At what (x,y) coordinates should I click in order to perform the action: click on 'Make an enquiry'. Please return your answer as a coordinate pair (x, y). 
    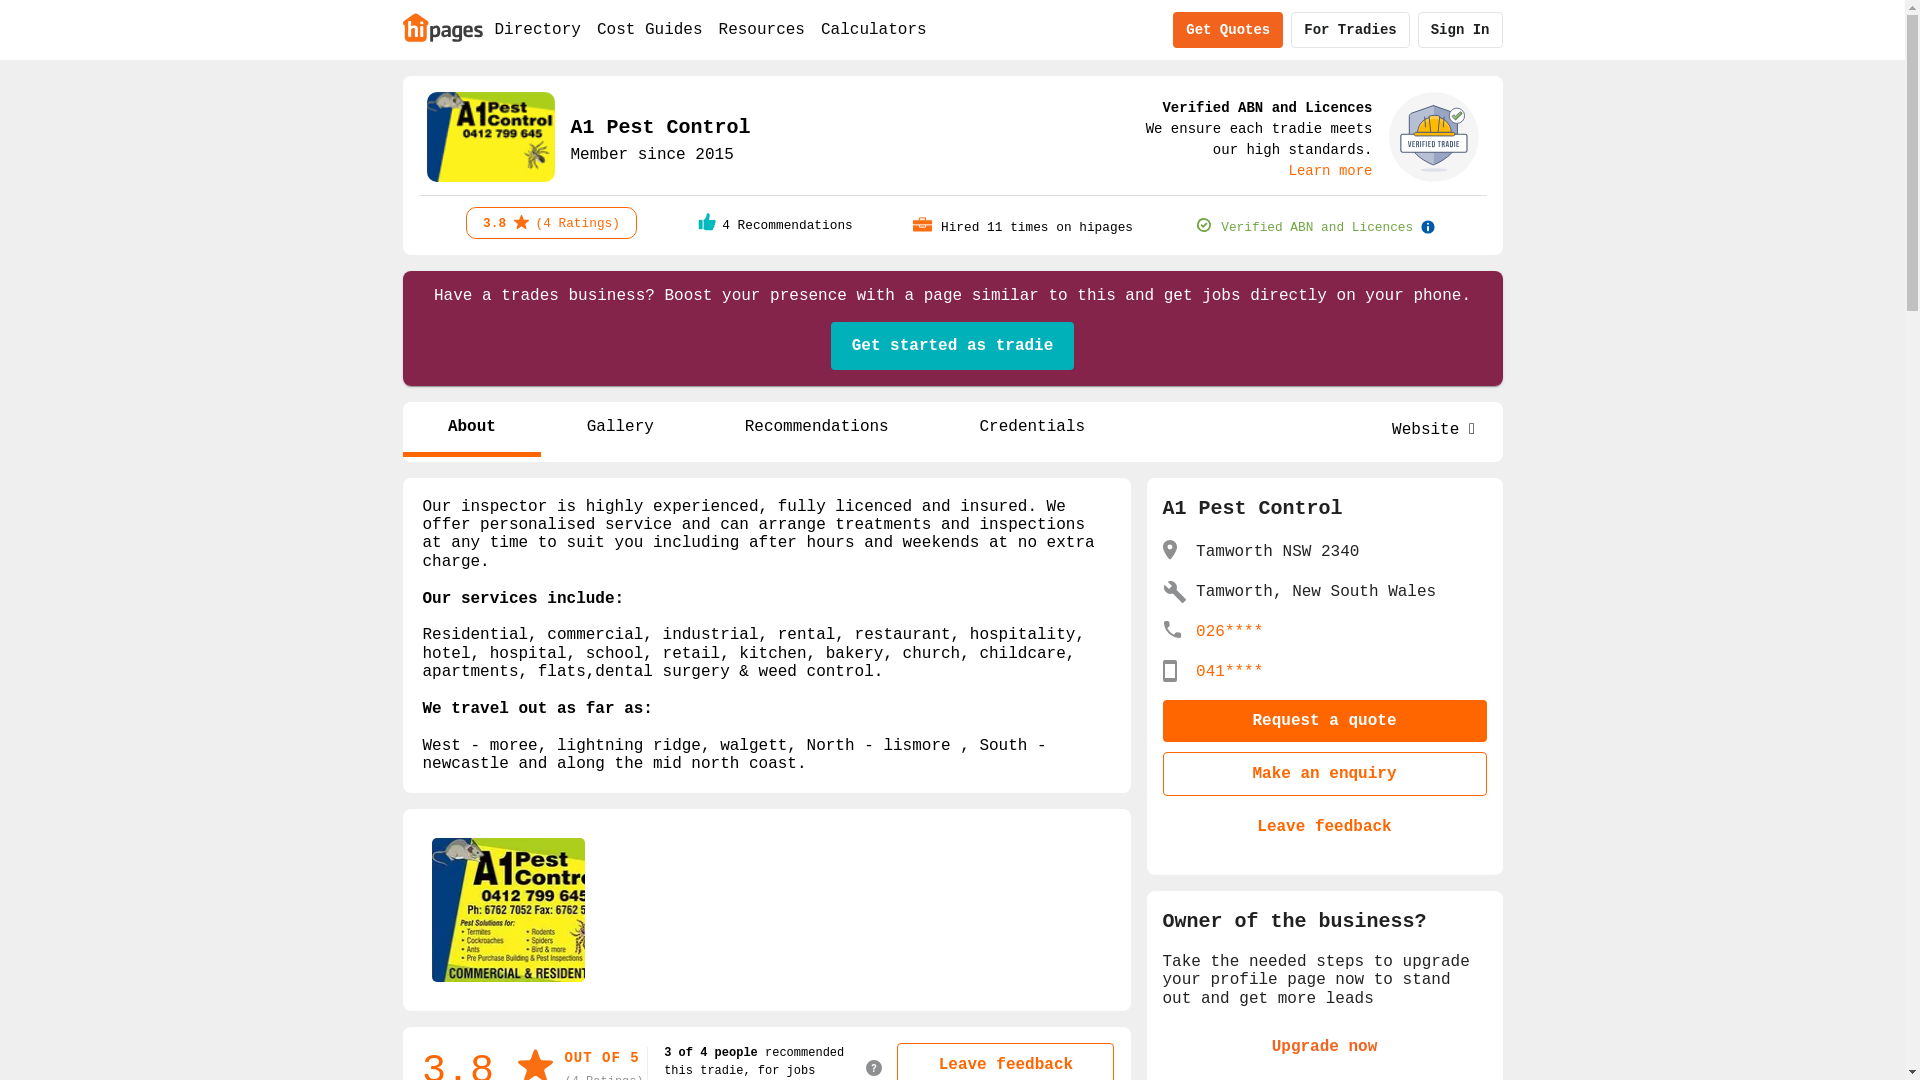
    Looking at the image, I should click on (1324, 773).